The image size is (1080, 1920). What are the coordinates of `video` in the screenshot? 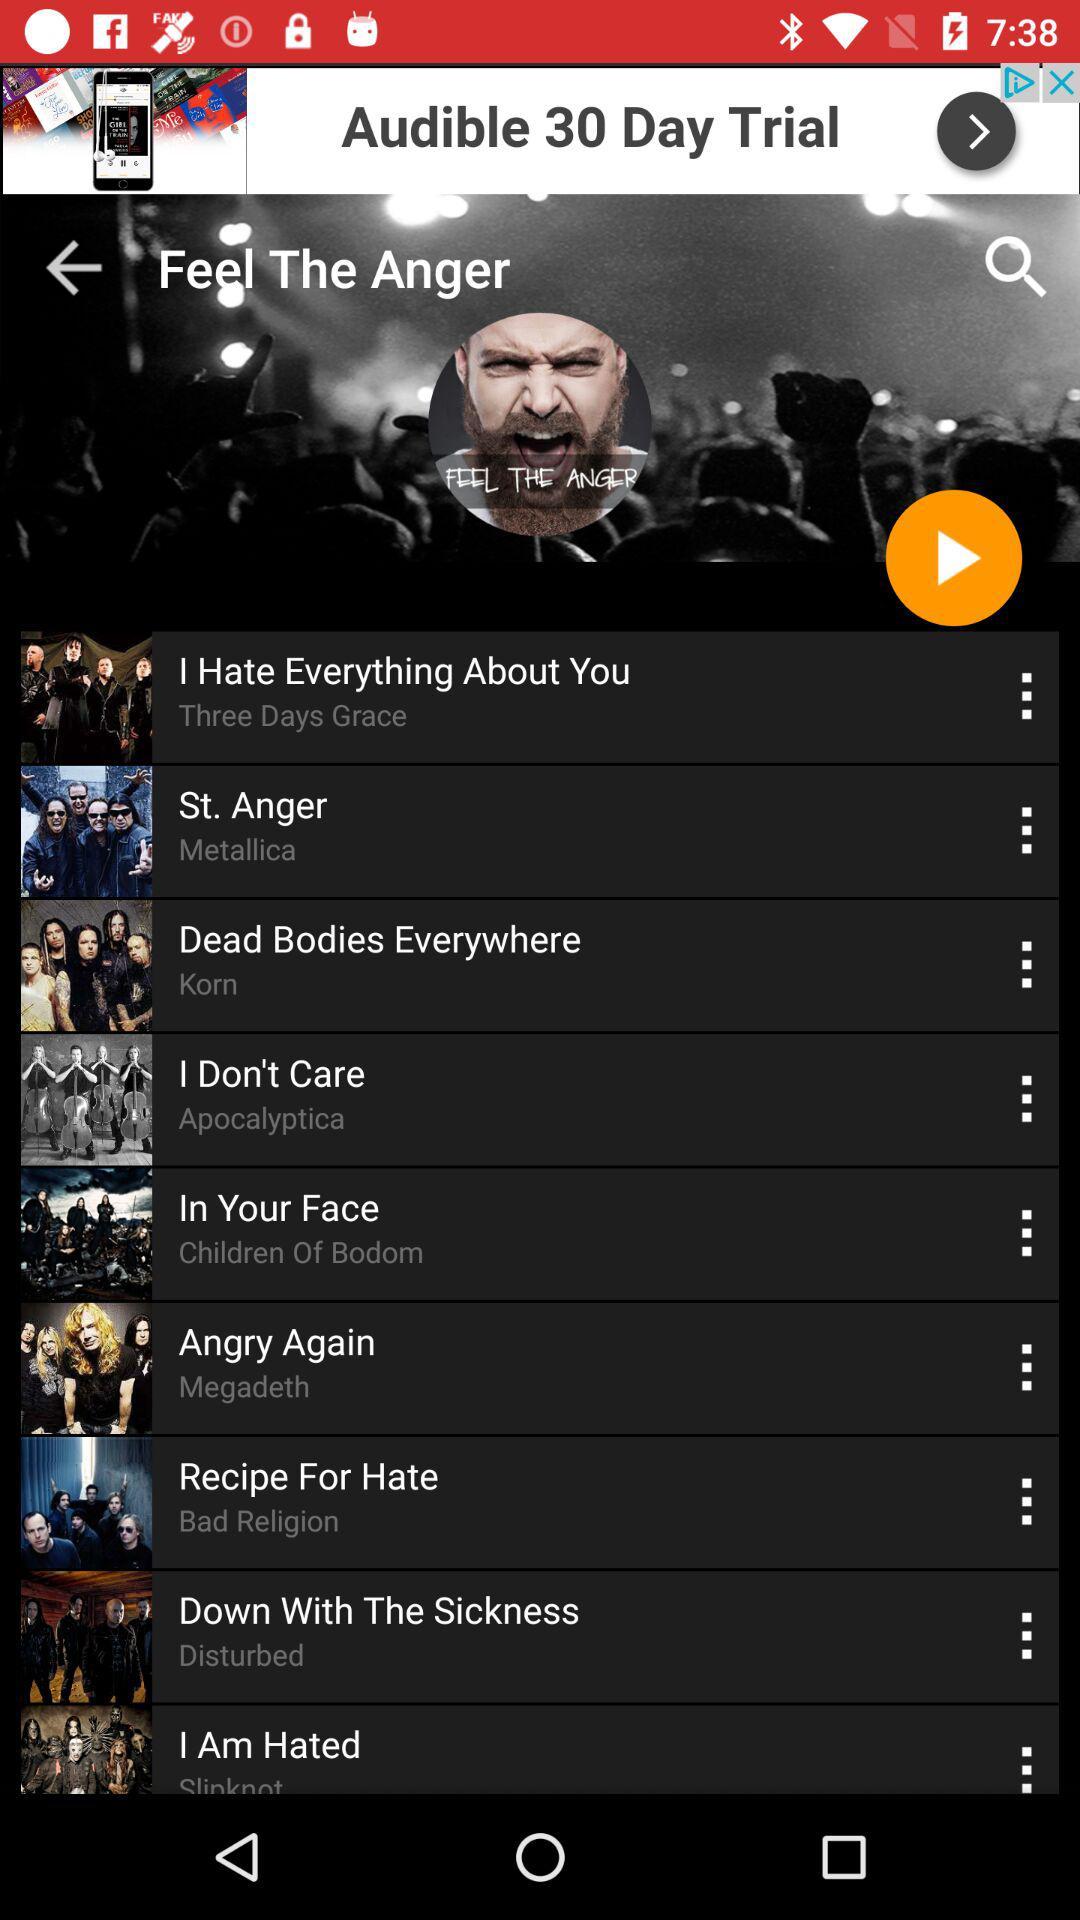 It's located at (952, 557).